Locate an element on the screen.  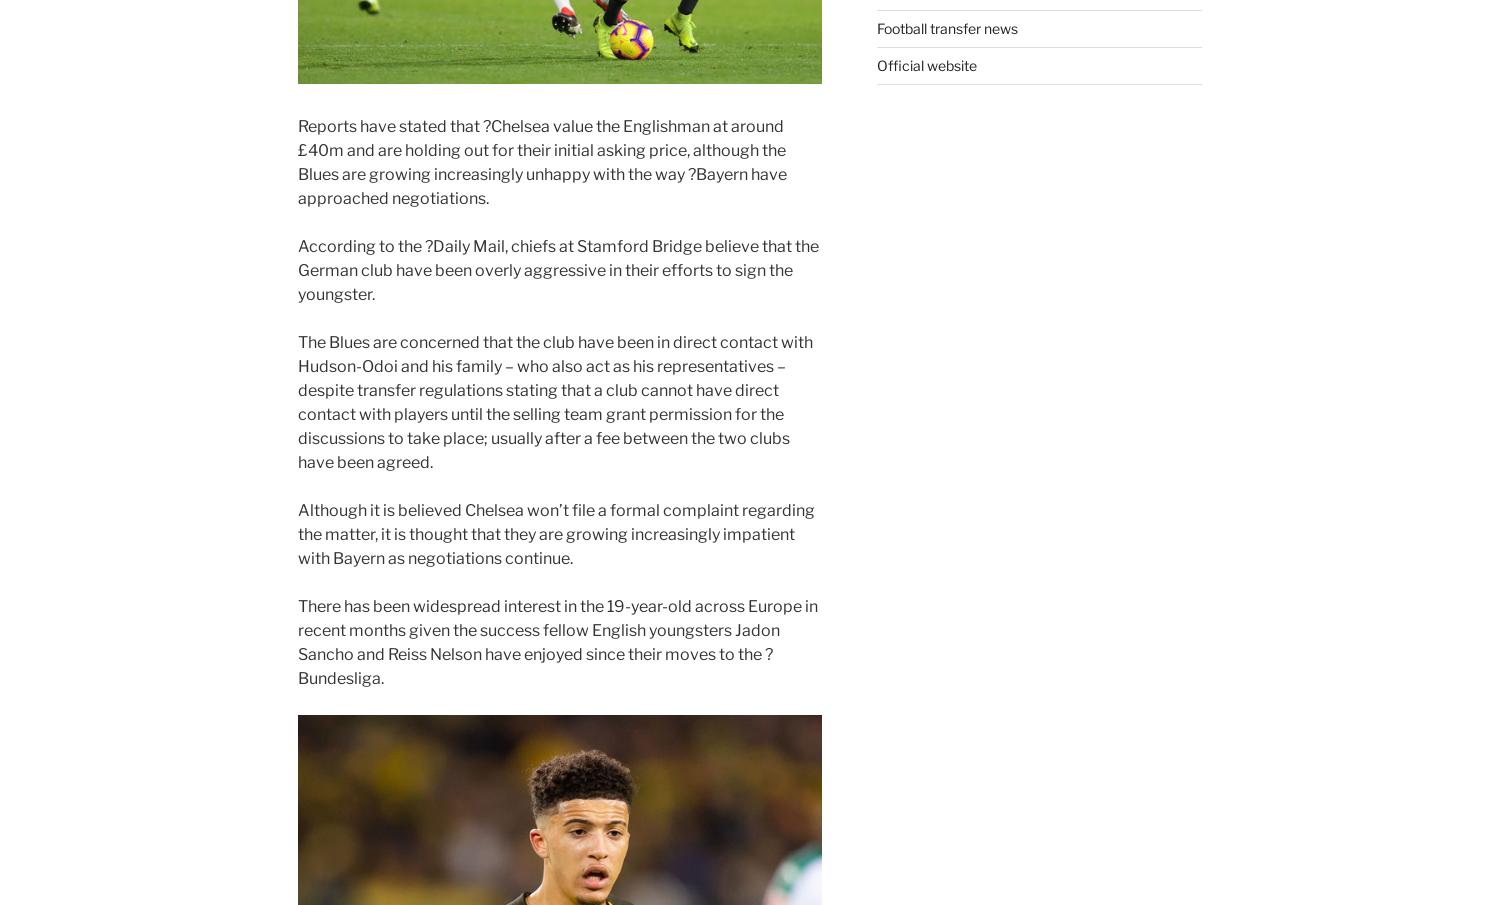
'According to the' is located at coordinates (360, 244).